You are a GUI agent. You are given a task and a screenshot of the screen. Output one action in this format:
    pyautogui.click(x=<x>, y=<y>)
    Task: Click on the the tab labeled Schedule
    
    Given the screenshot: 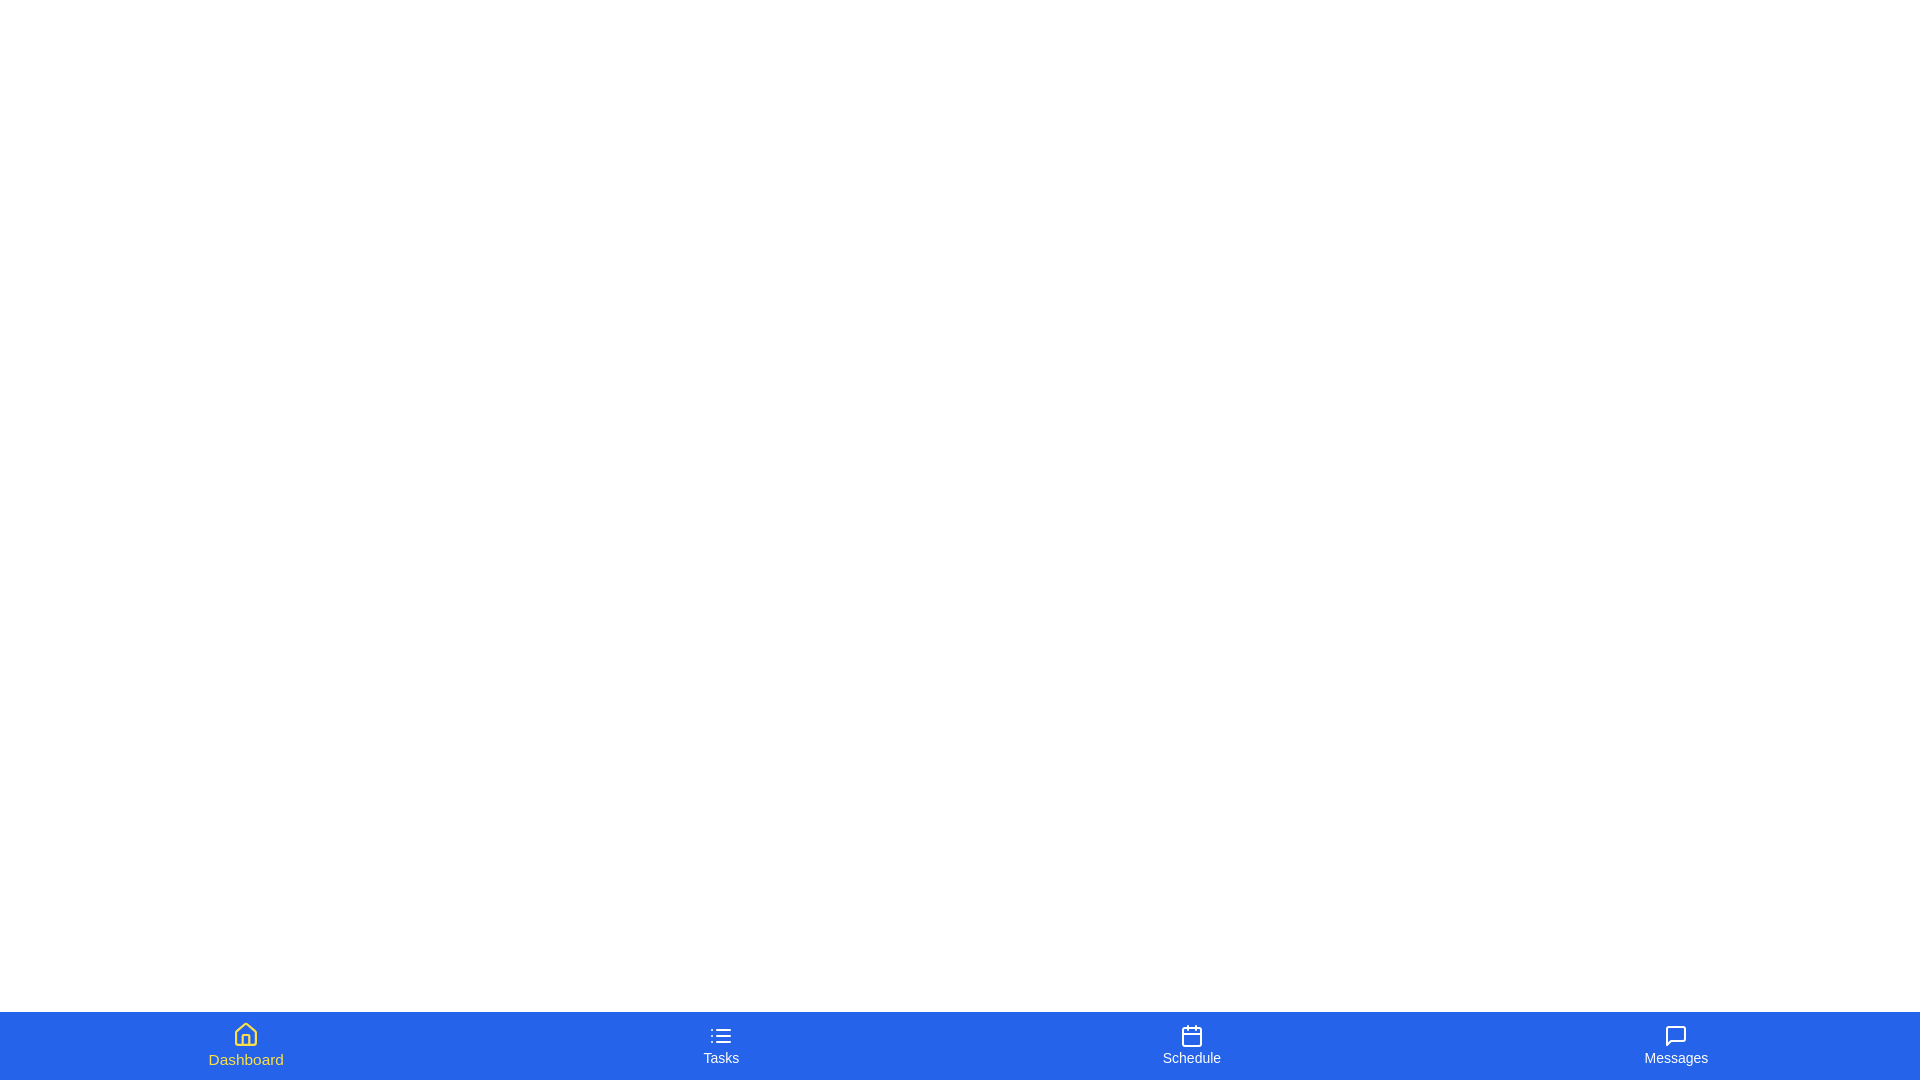 What is the action you would take?
    pyautogui.click(x=1191, y=1044)
    